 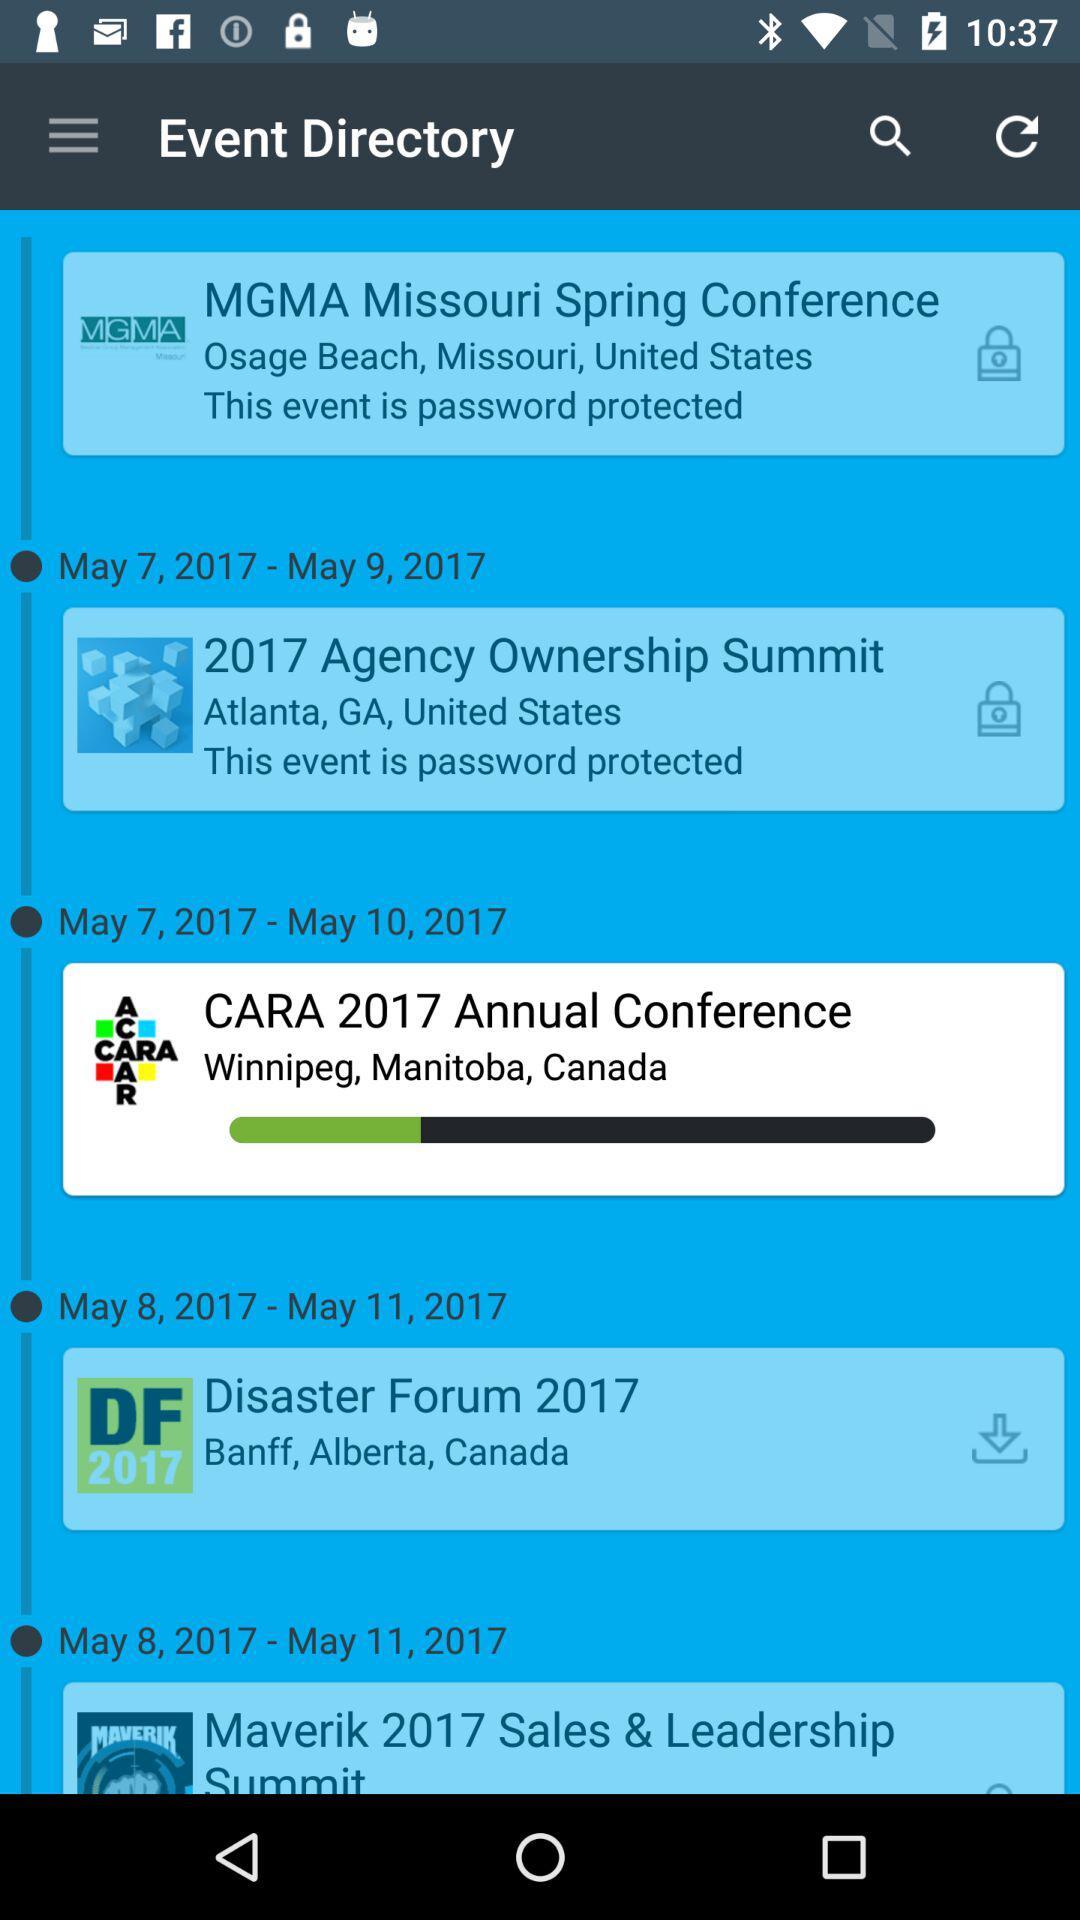 What do you see at coordinates (582, 710) in the screenshot?
I see `the item below 2017 agency ownership item` at bounding box center [582, 710].